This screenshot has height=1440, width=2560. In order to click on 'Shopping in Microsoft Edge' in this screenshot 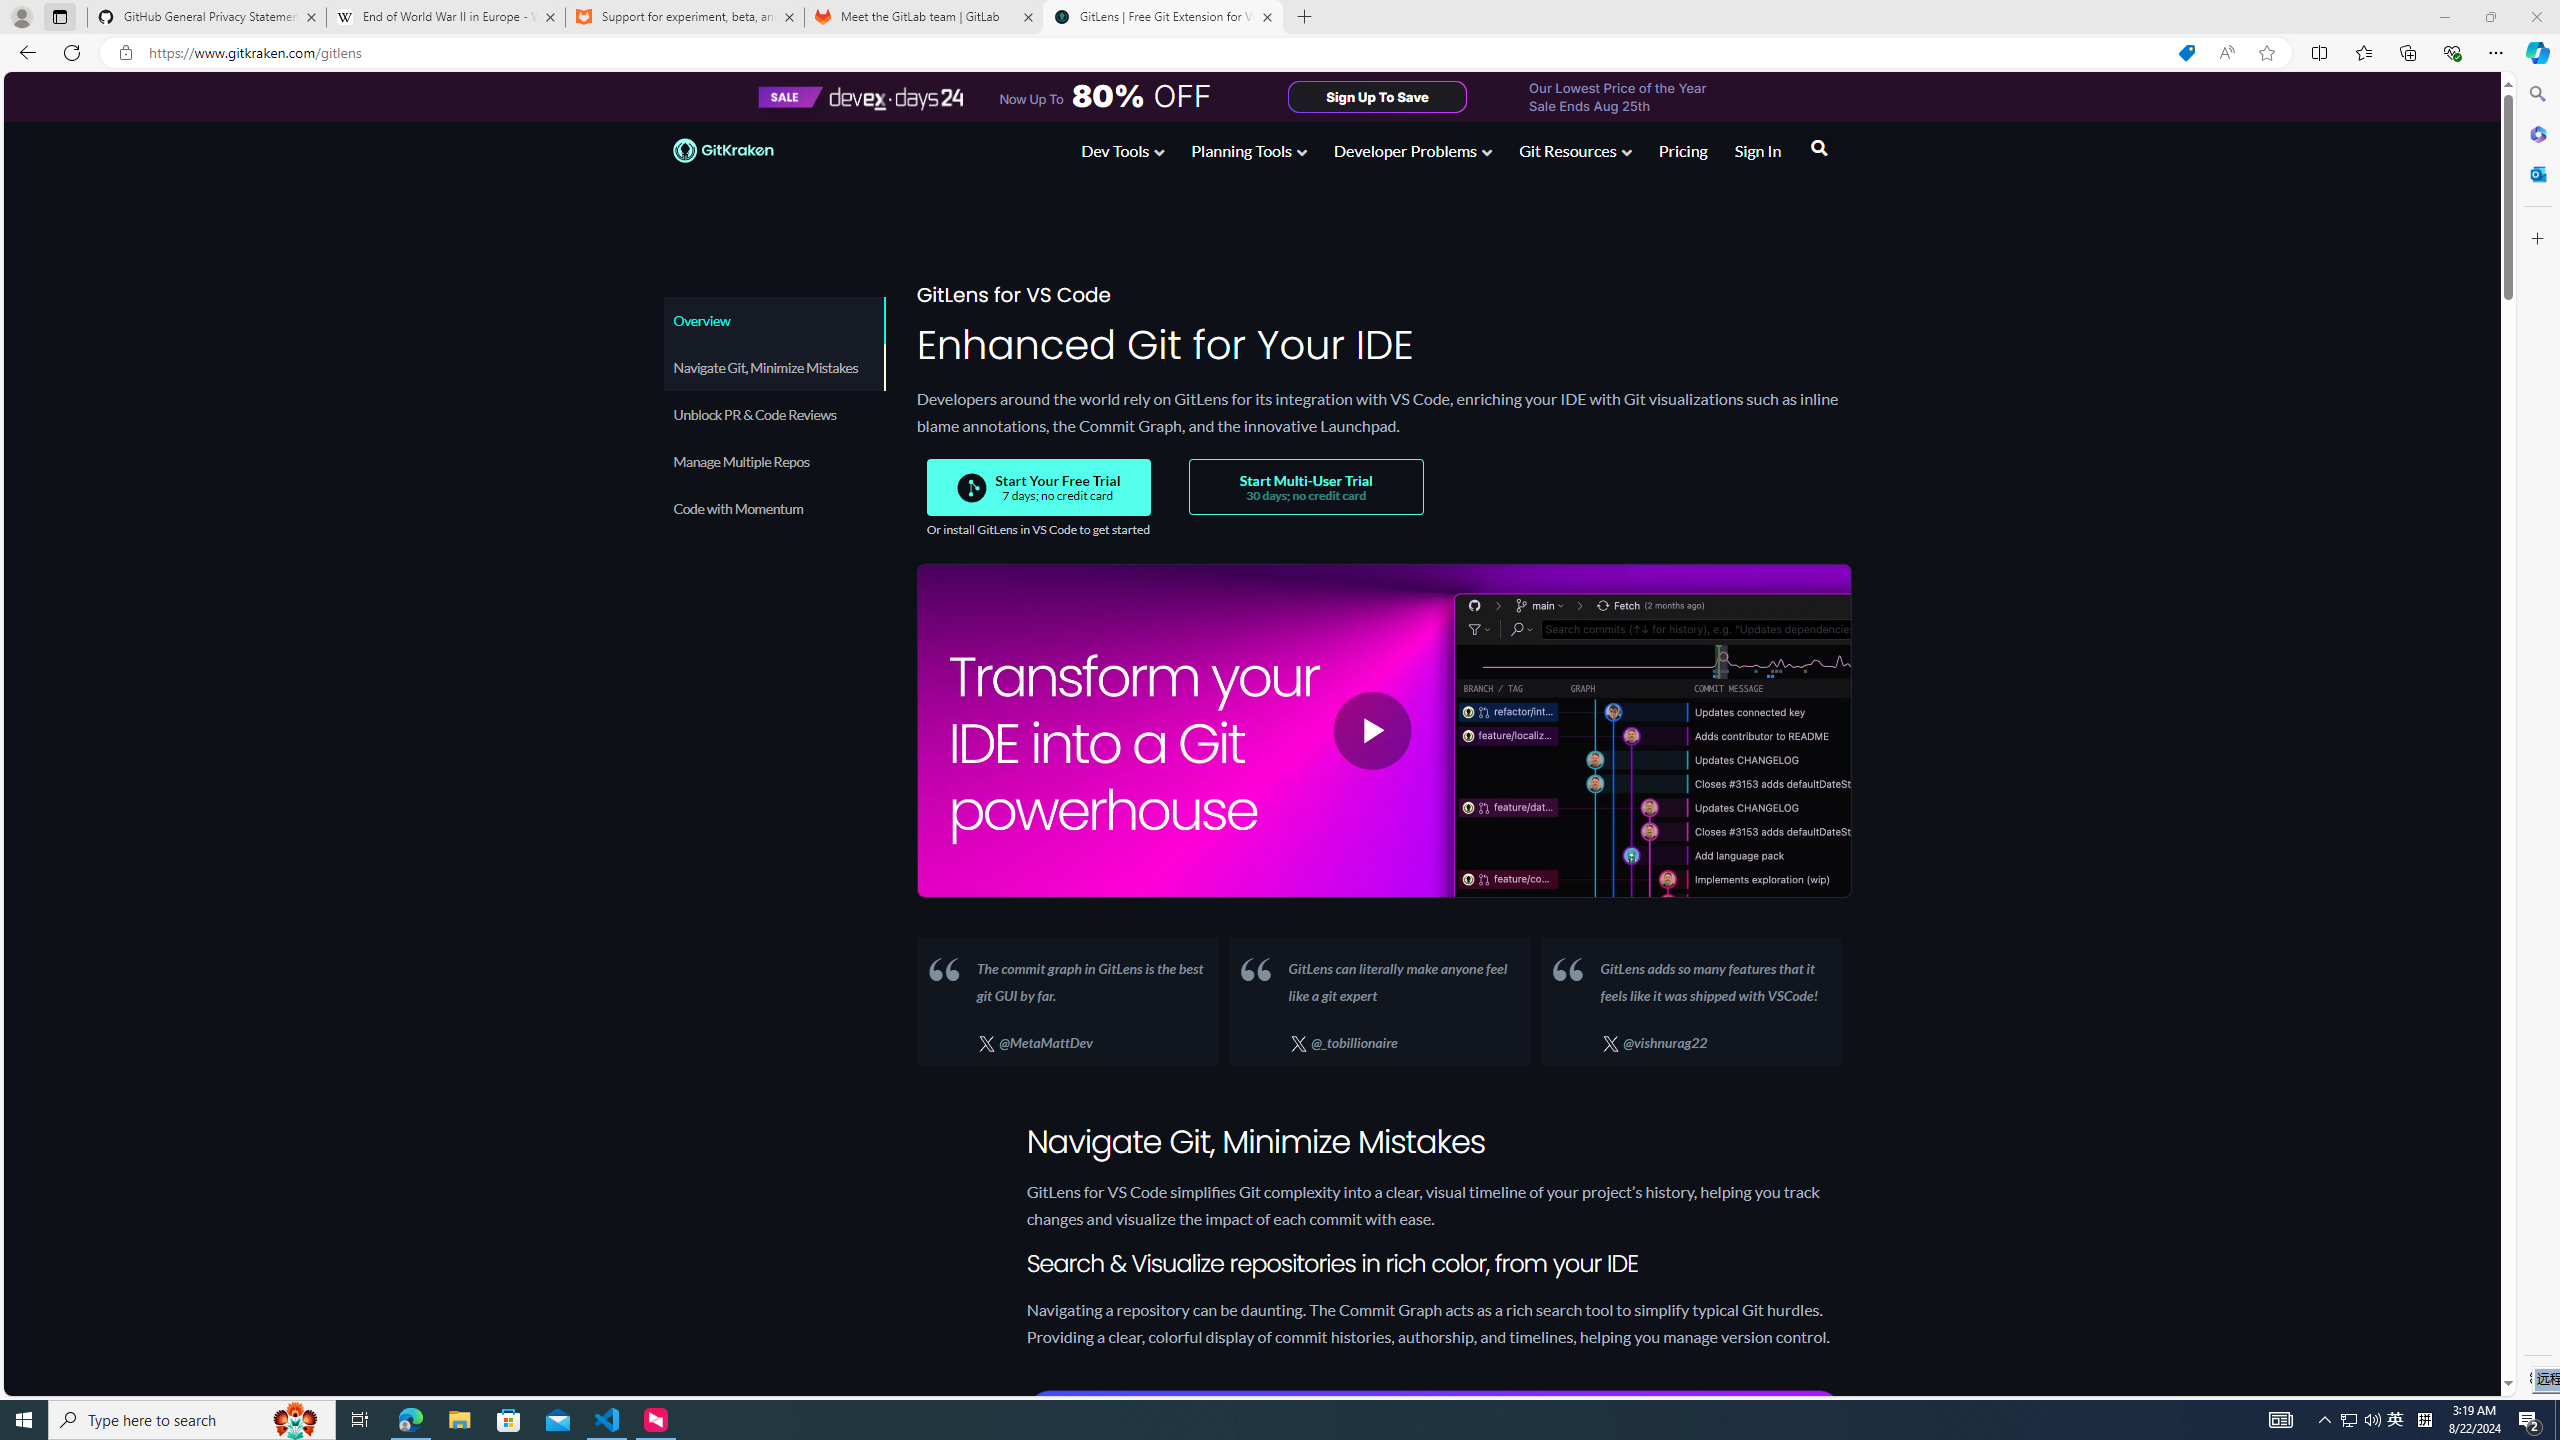, I will do `click(2185, 53)`.